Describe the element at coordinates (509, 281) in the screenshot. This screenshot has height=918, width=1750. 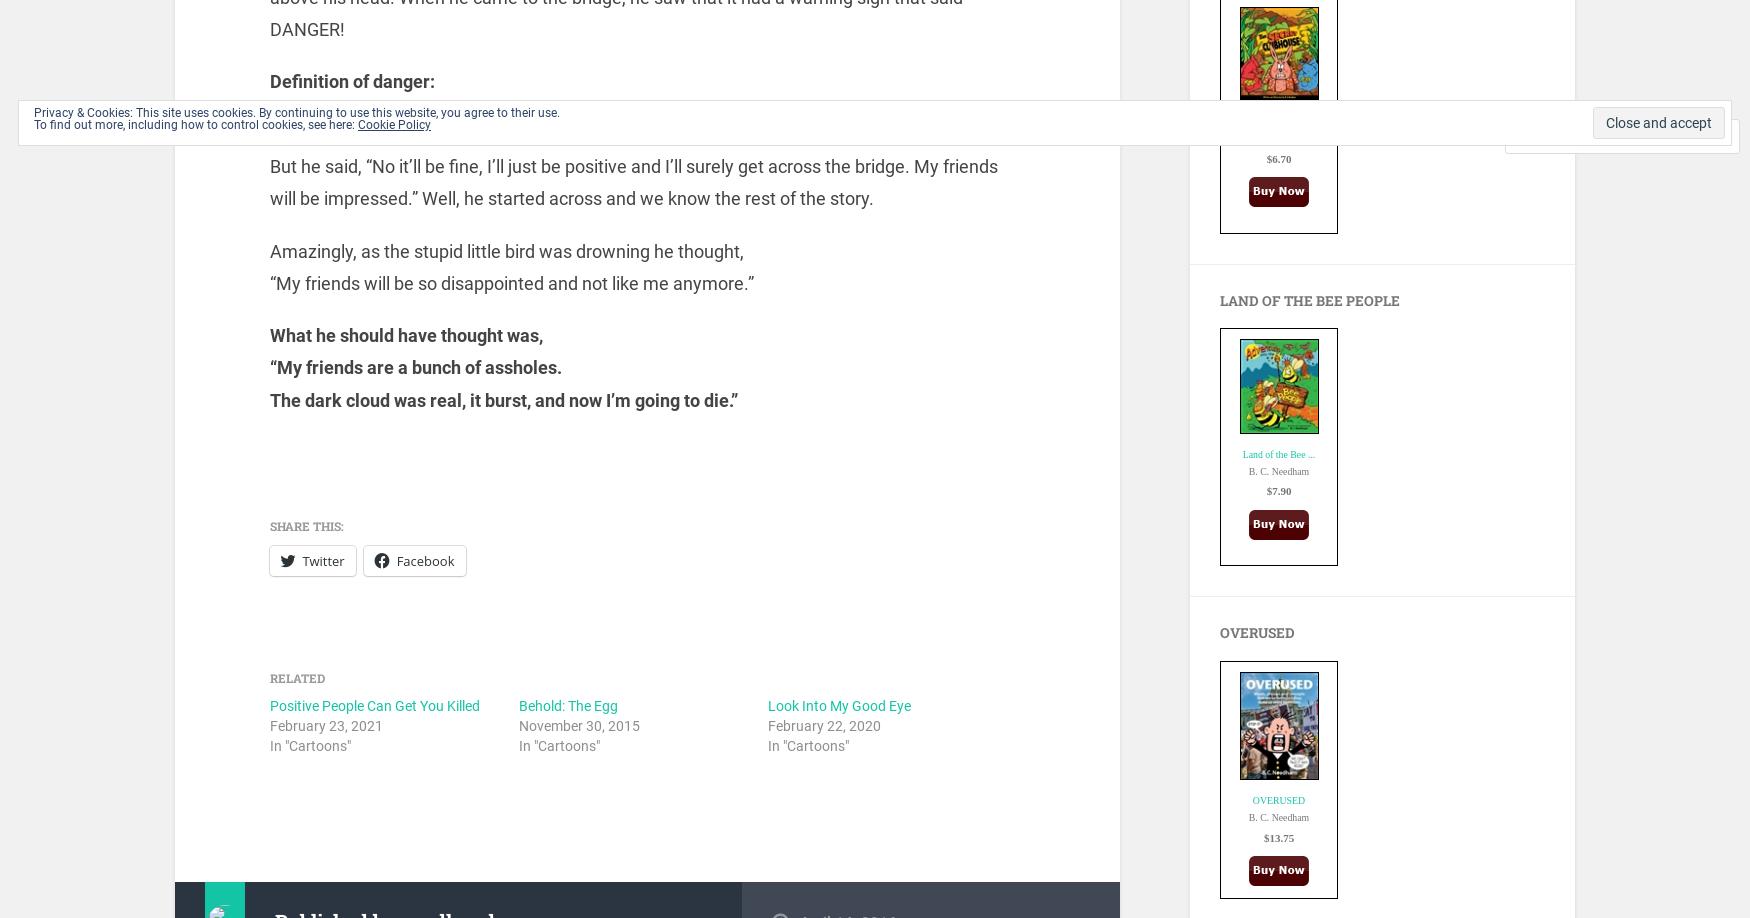
I see `'“My friends will be so disappointed and not like me anymore.”'` at that location.